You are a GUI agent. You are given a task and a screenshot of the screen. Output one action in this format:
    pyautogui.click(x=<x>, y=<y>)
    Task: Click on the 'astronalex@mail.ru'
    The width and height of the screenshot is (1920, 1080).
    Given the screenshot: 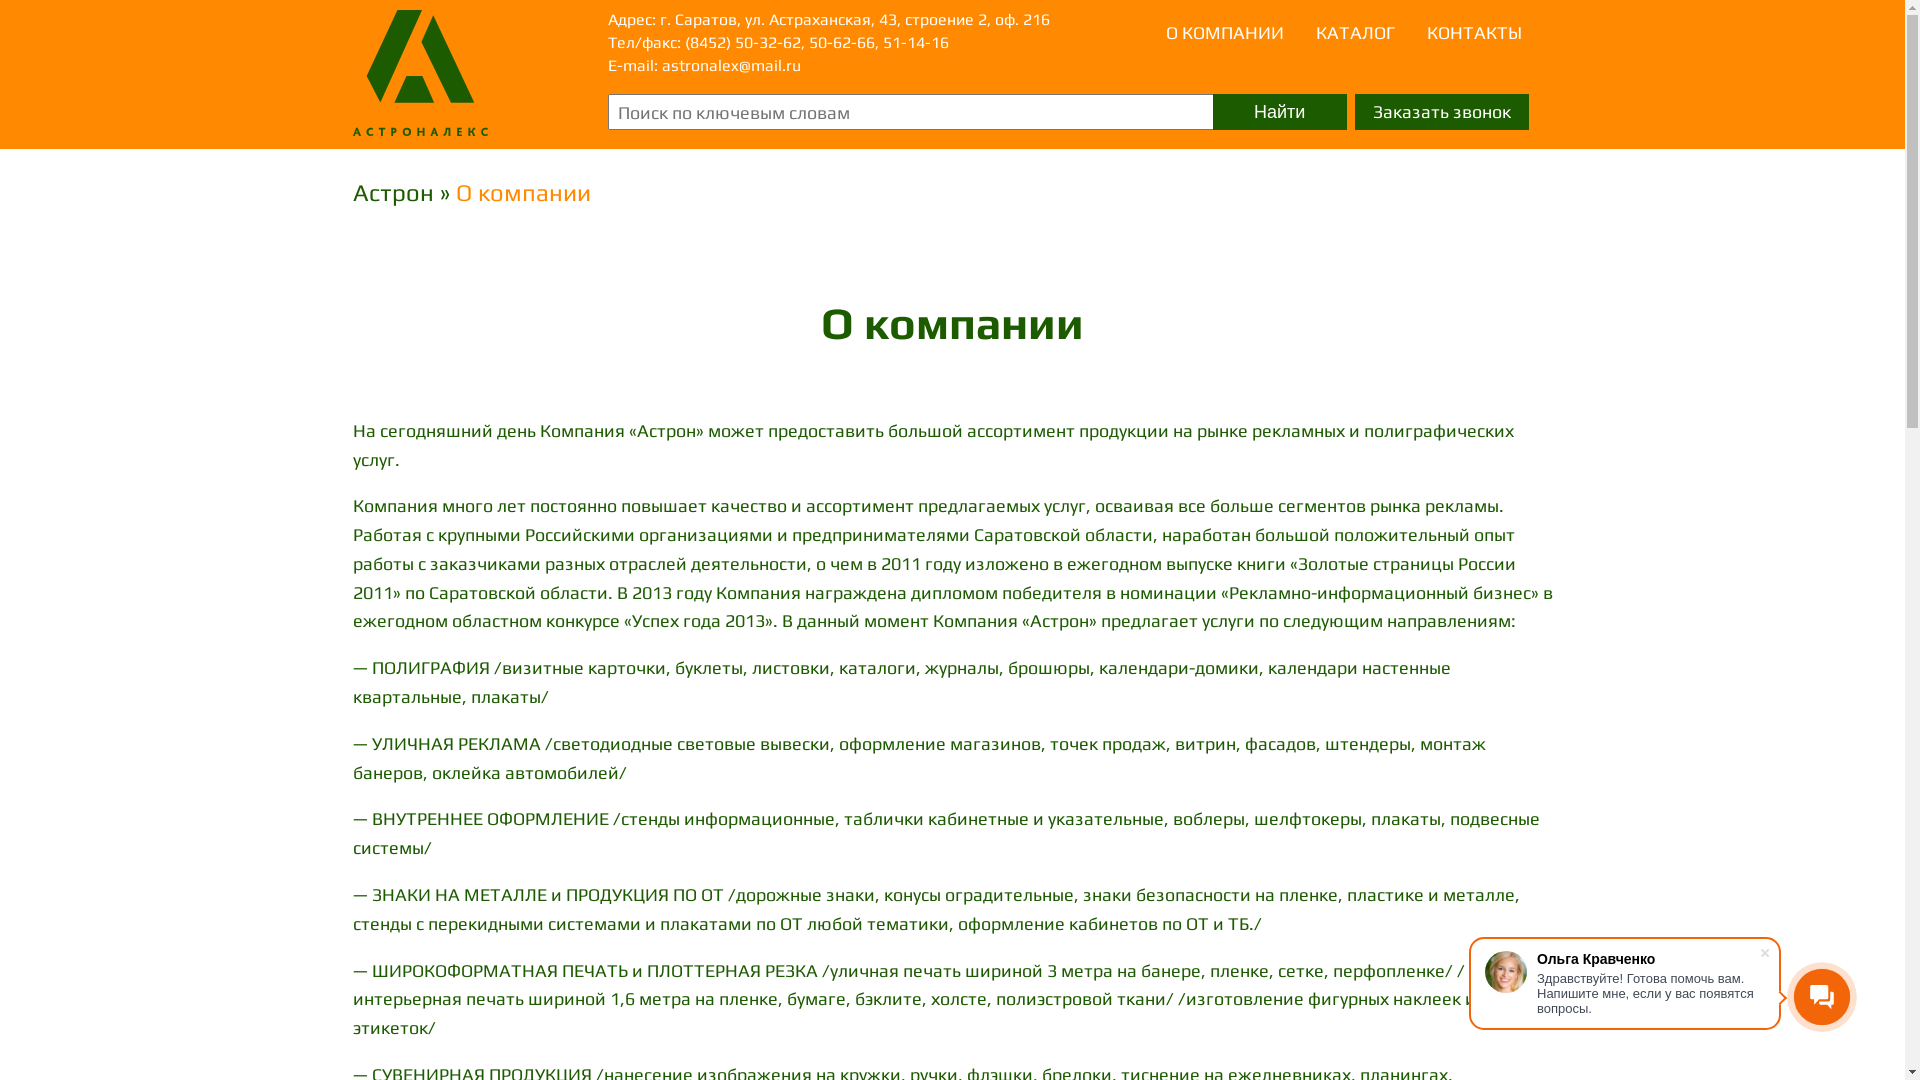 What is the action you would take?
    pyautogui.click(x=730, y=64)
    